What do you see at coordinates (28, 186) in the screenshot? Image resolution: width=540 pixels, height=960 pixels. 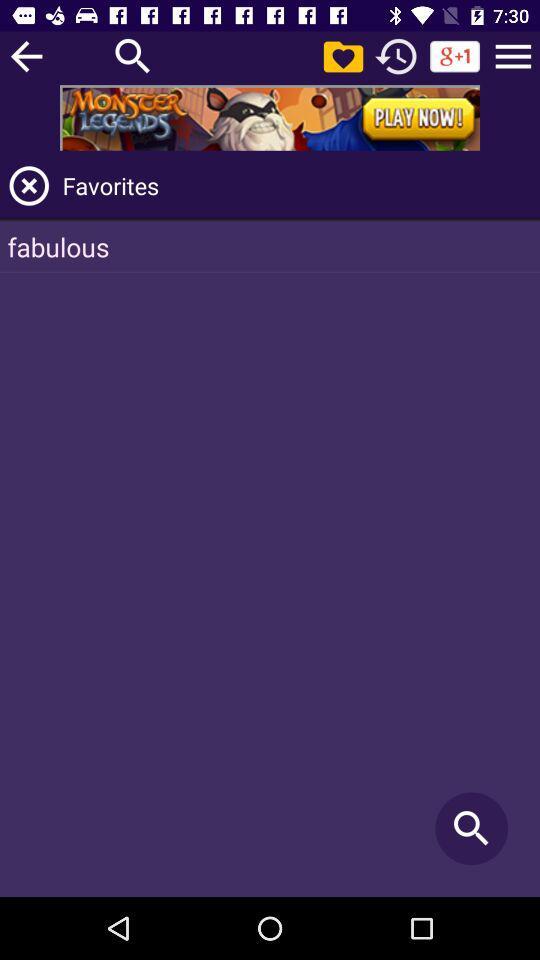 I see `app to the left of favorites icon` at bounding box center [28, 186].